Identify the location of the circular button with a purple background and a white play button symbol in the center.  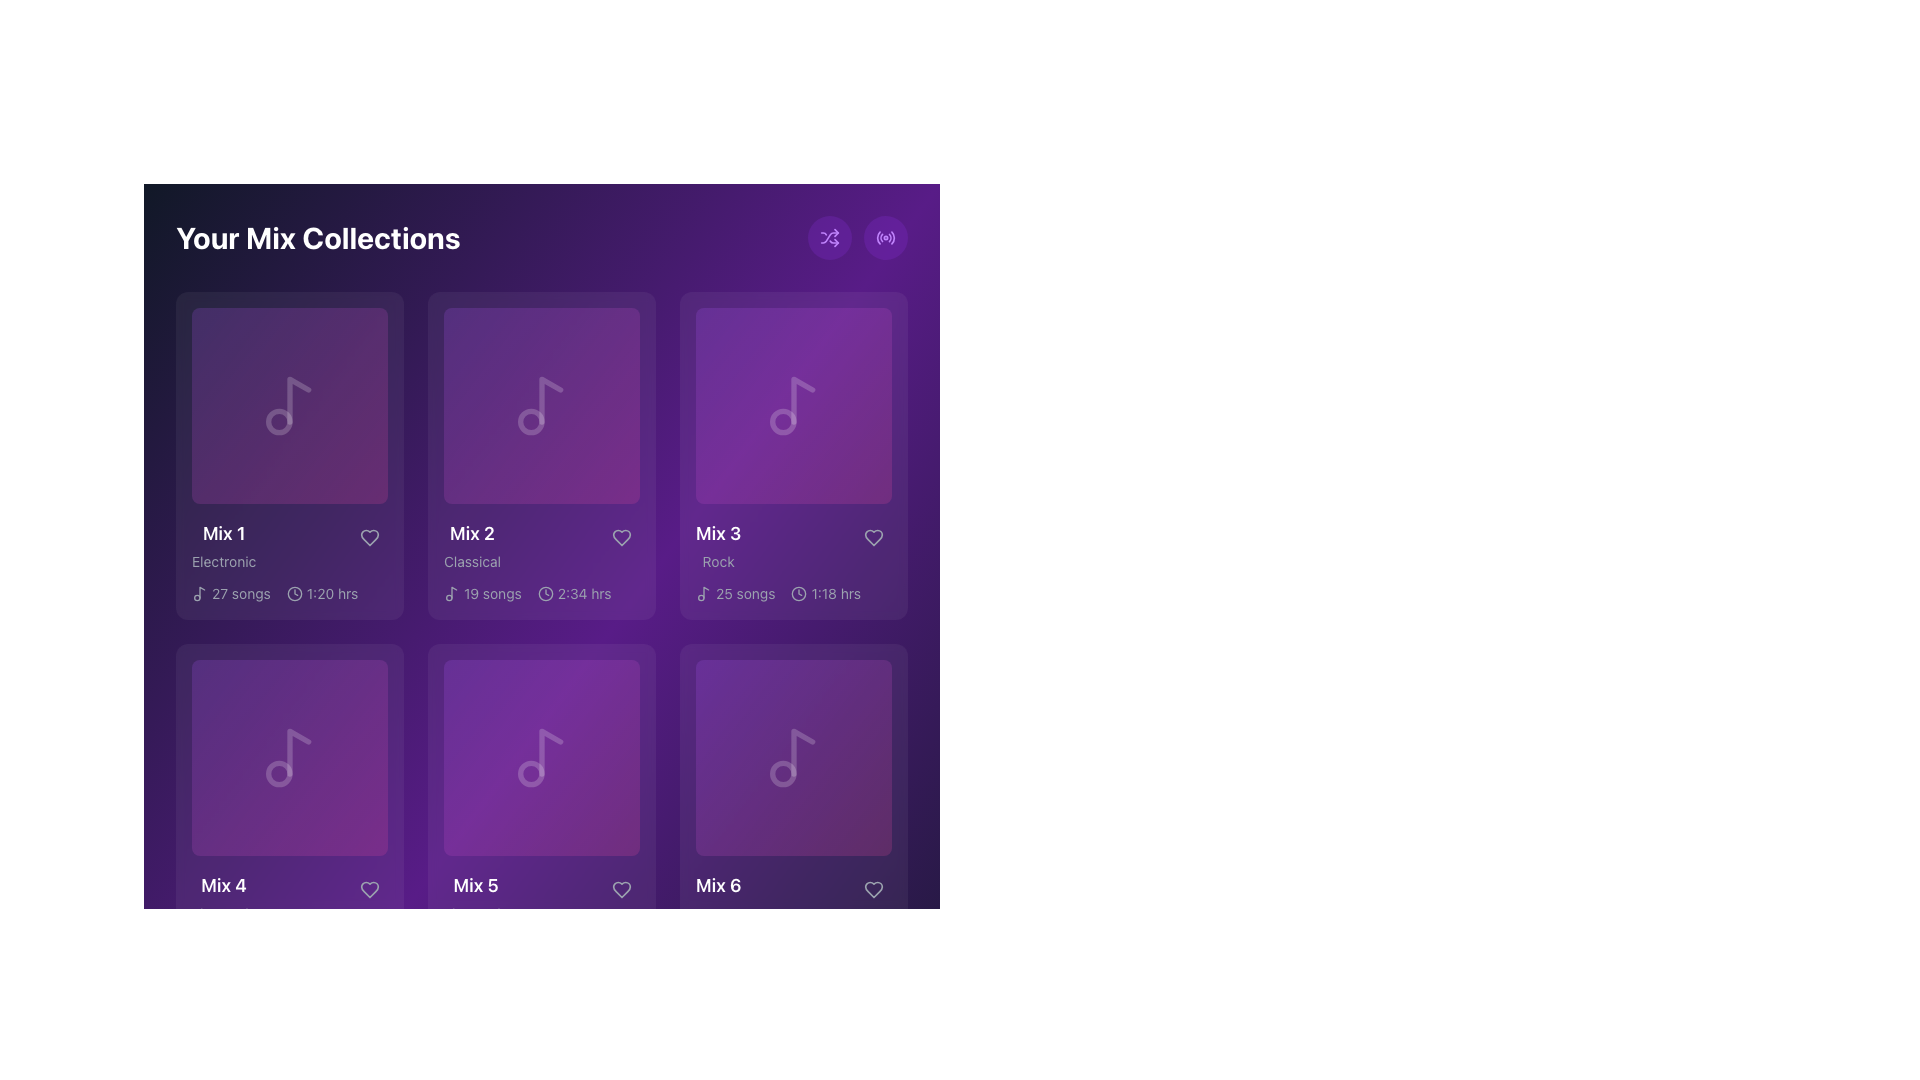
(542, 405).